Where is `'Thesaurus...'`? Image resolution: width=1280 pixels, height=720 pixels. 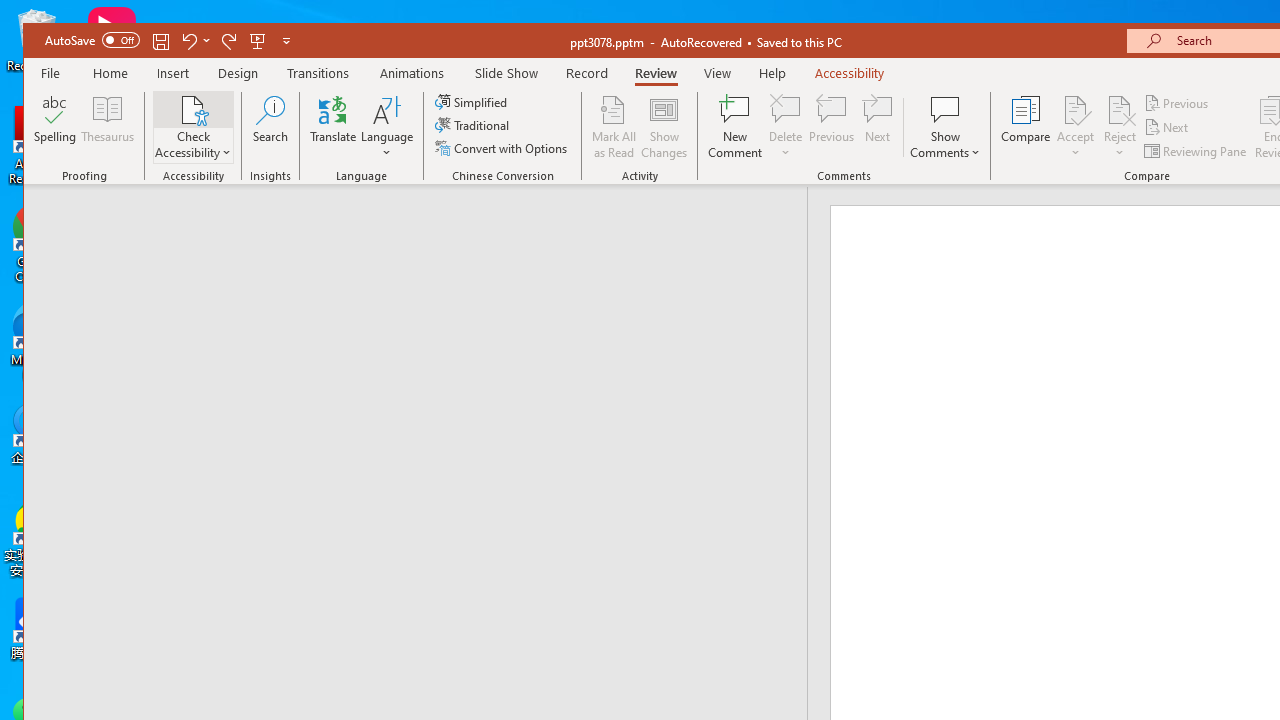 'Thesaurus...' is located at coordinates (107, 127).